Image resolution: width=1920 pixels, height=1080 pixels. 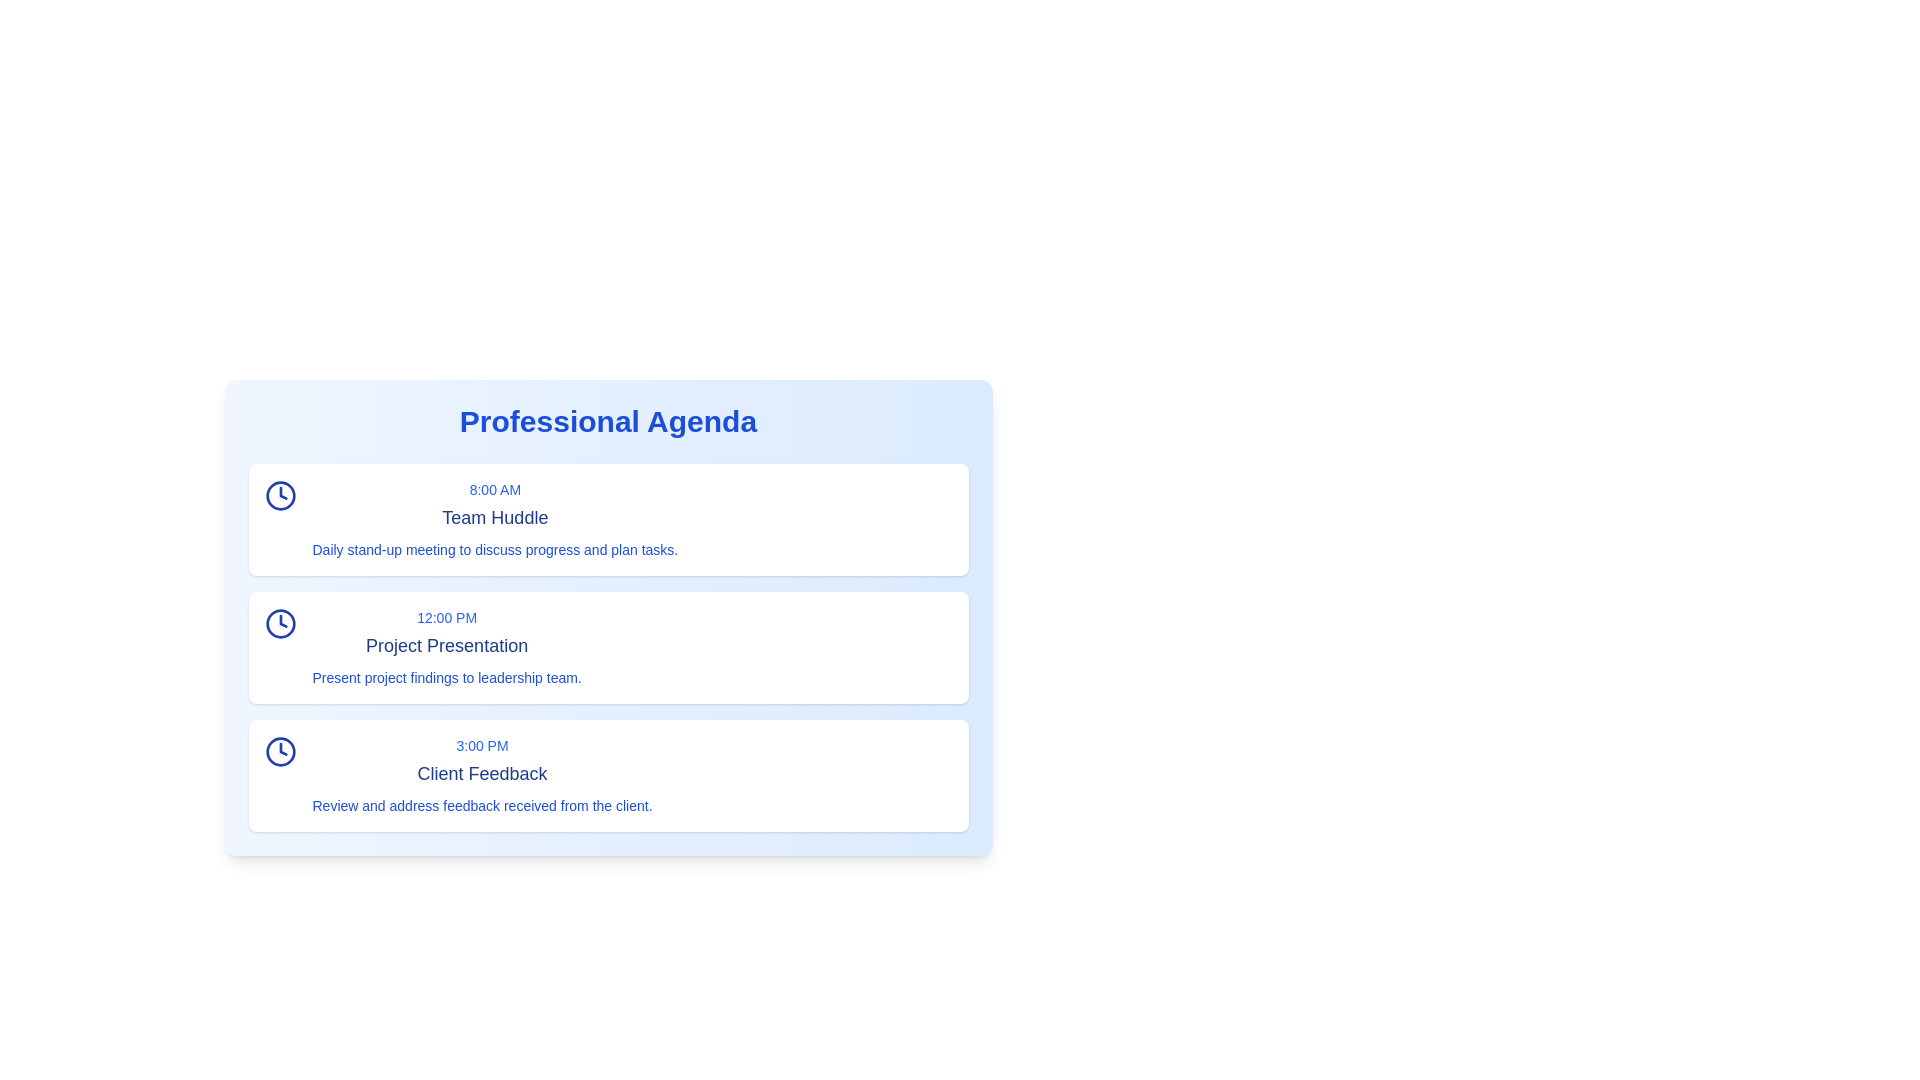 I want to click on the central circular graphical element representing the clock face of the '12:00 PM Project Presentation' agenda entry, so click(x=279, y=623).